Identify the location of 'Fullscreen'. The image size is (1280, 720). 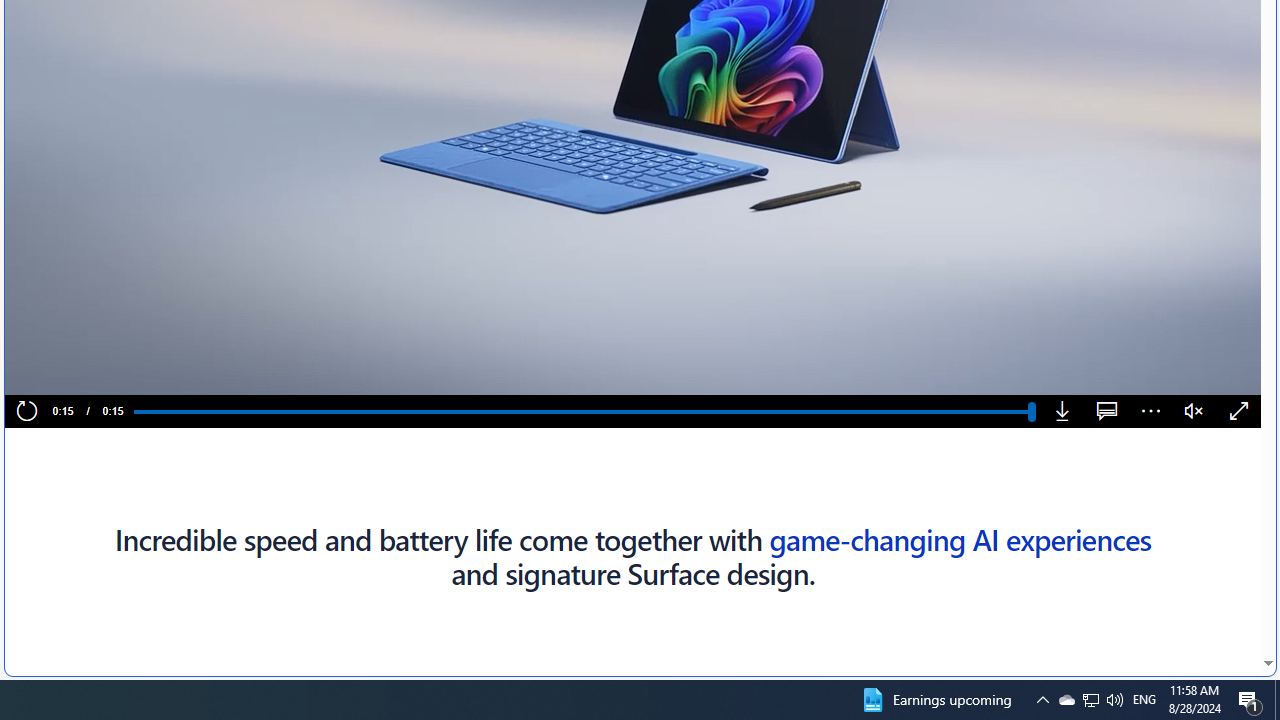
(1238, 411).